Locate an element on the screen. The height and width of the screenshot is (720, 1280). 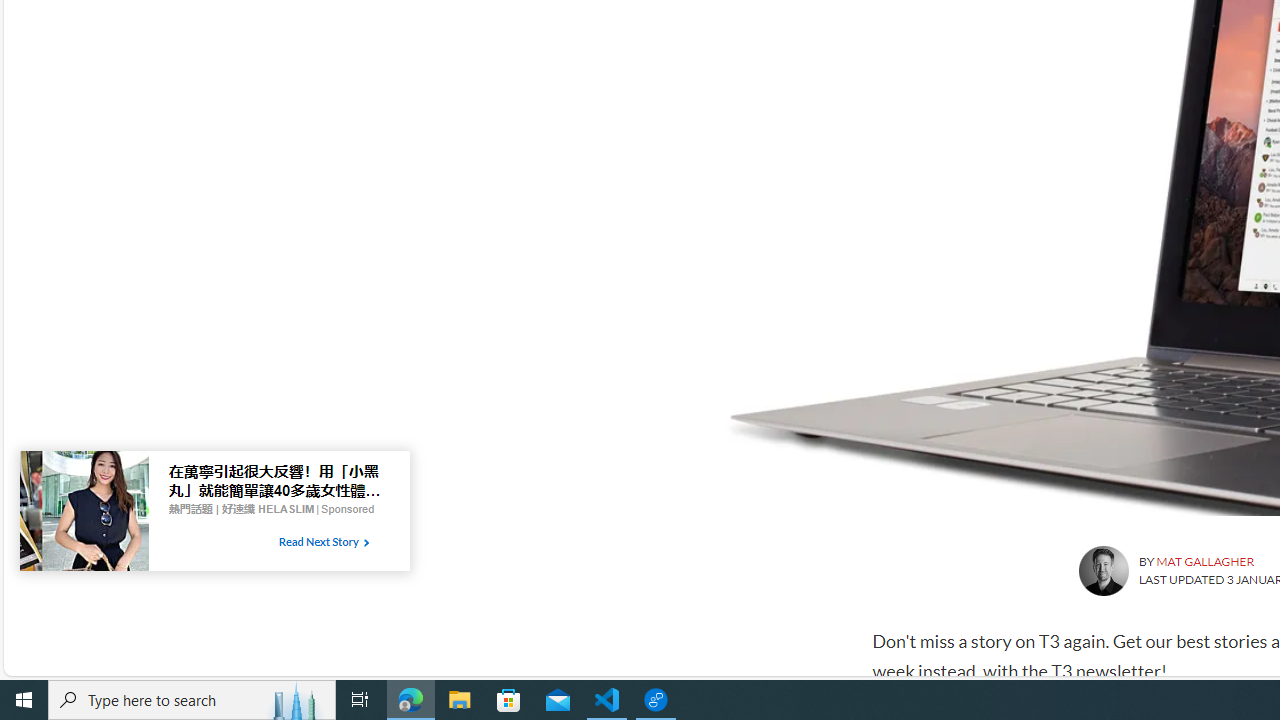
'Mat Gallagher' is located at coordinates (1102, 571).